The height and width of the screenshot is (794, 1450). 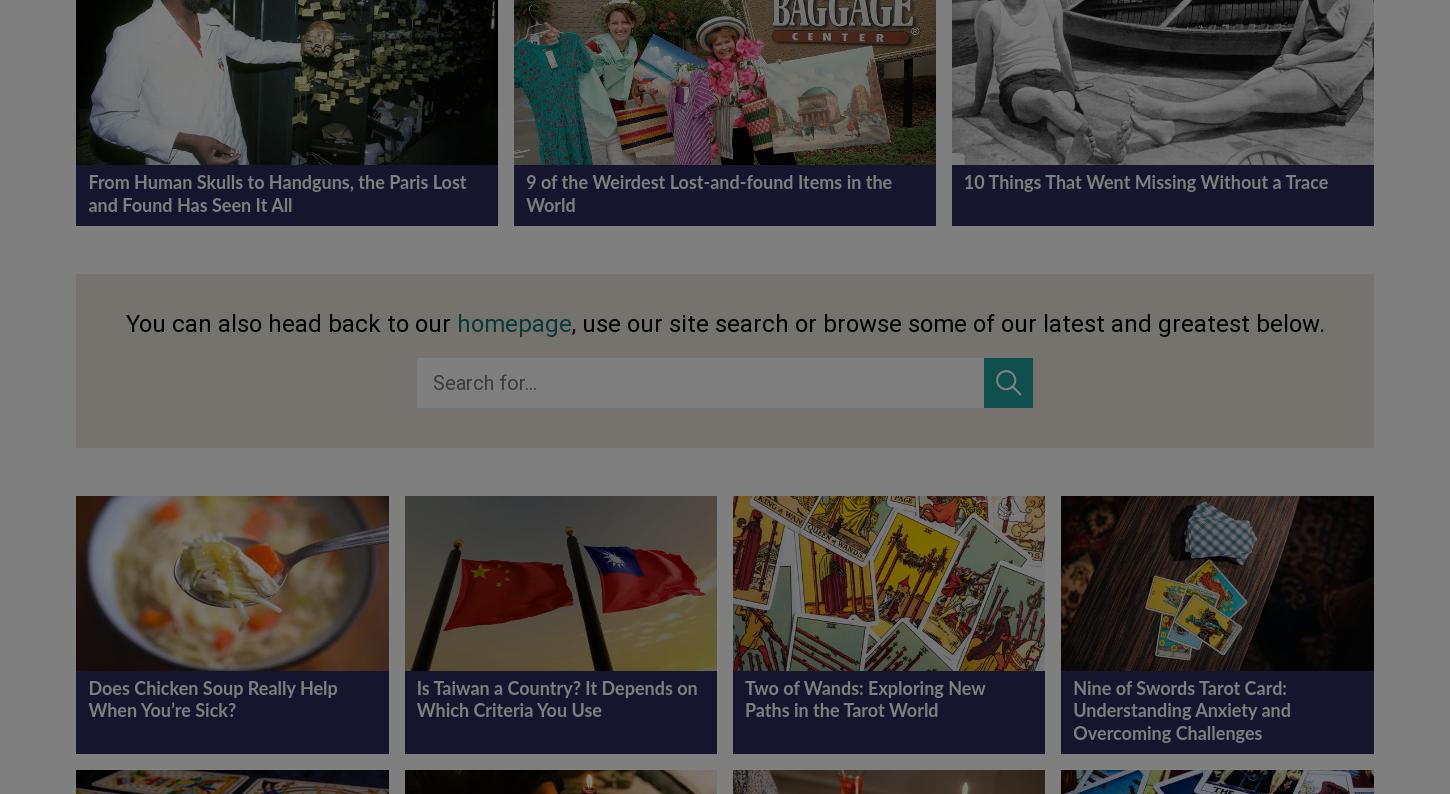 I want to click on 'Does Chicken Soup Really Help When You’re Sick?', so click(x=211, y=700).